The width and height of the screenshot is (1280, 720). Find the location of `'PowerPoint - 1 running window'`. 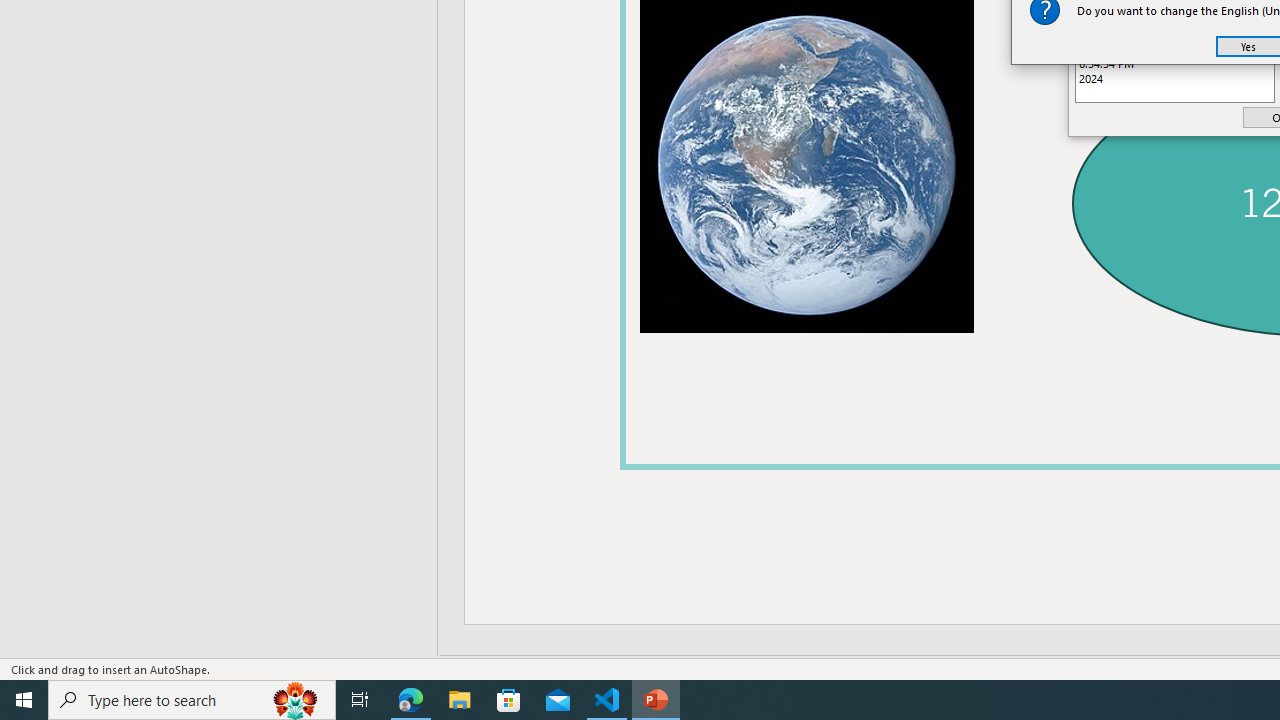

'PowerPoint - 1 running window' is located at coordinates (656, 698).